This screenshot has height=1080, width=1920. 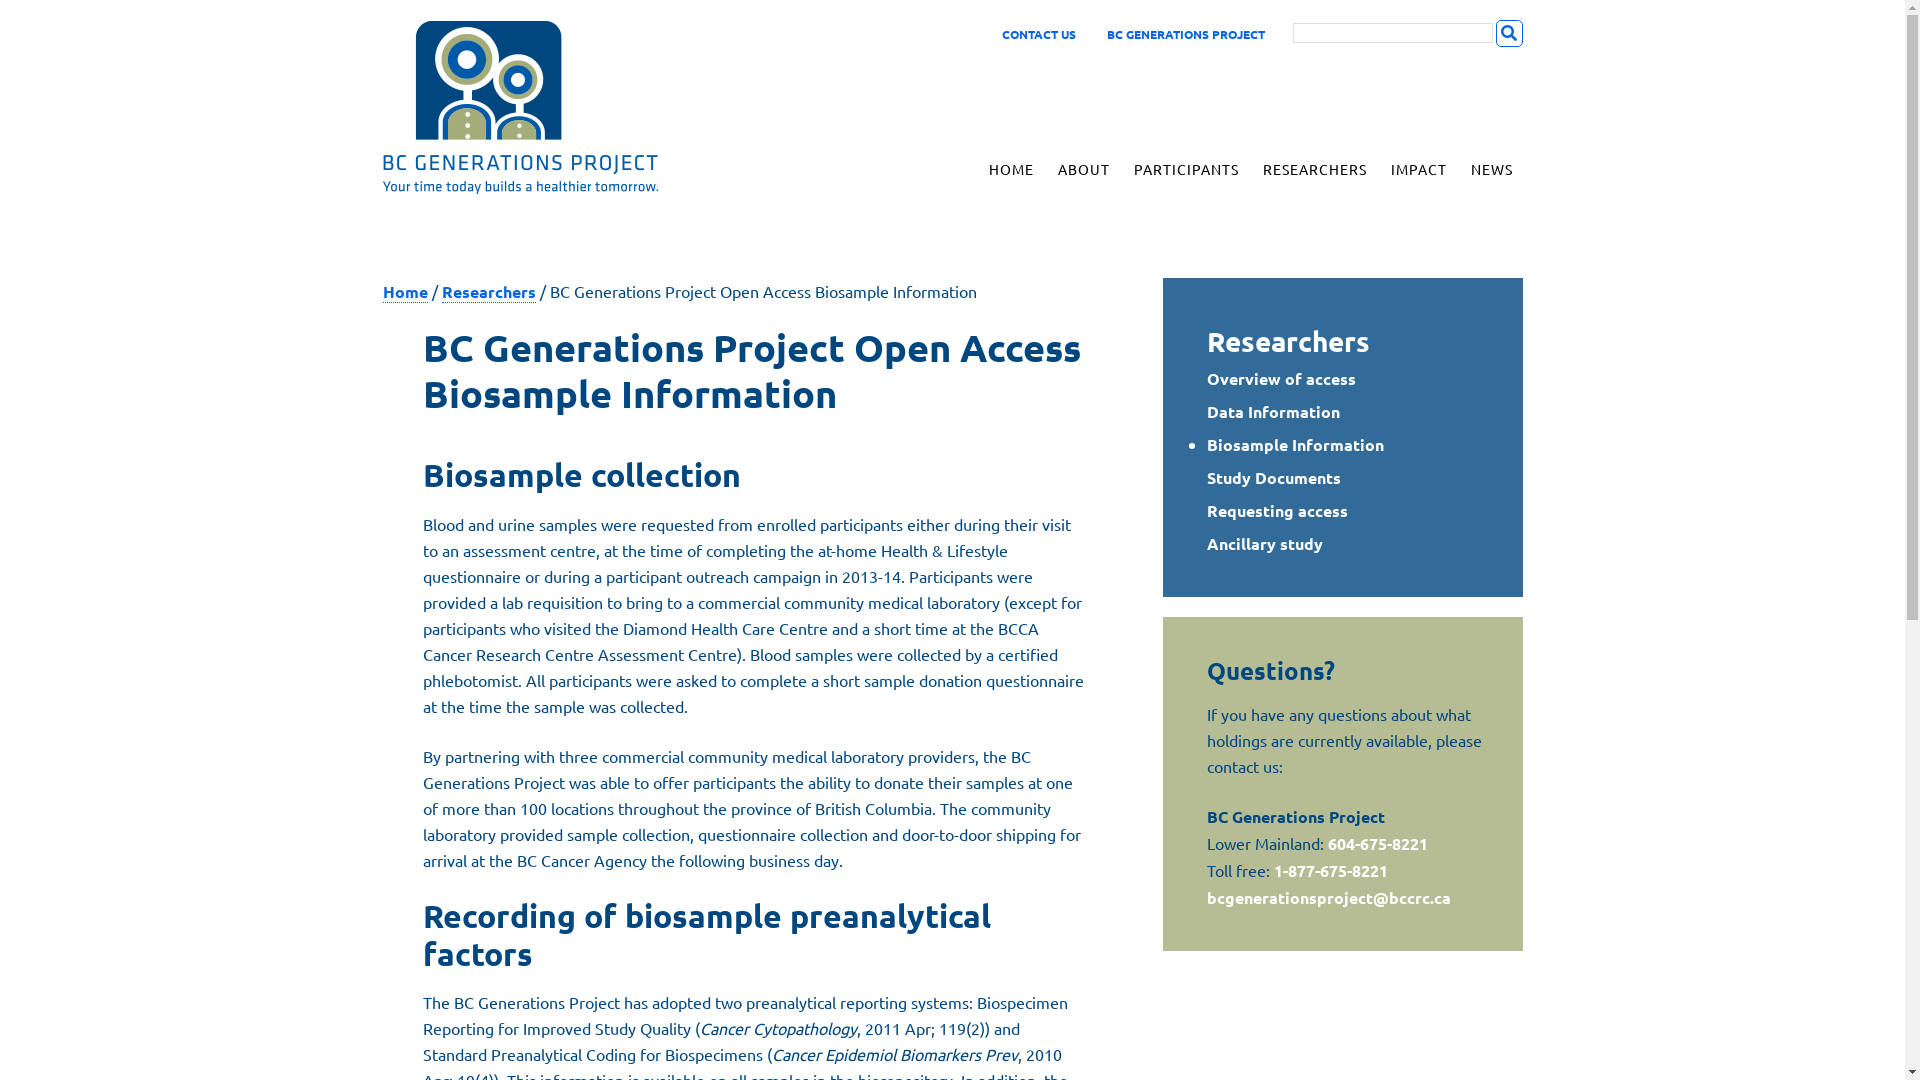 What do you see at coordinates (1329, 896) in the screenshot?
I see `'bcgenerationsproject@bccrc.ca'` at bounding box center [1329, 896].